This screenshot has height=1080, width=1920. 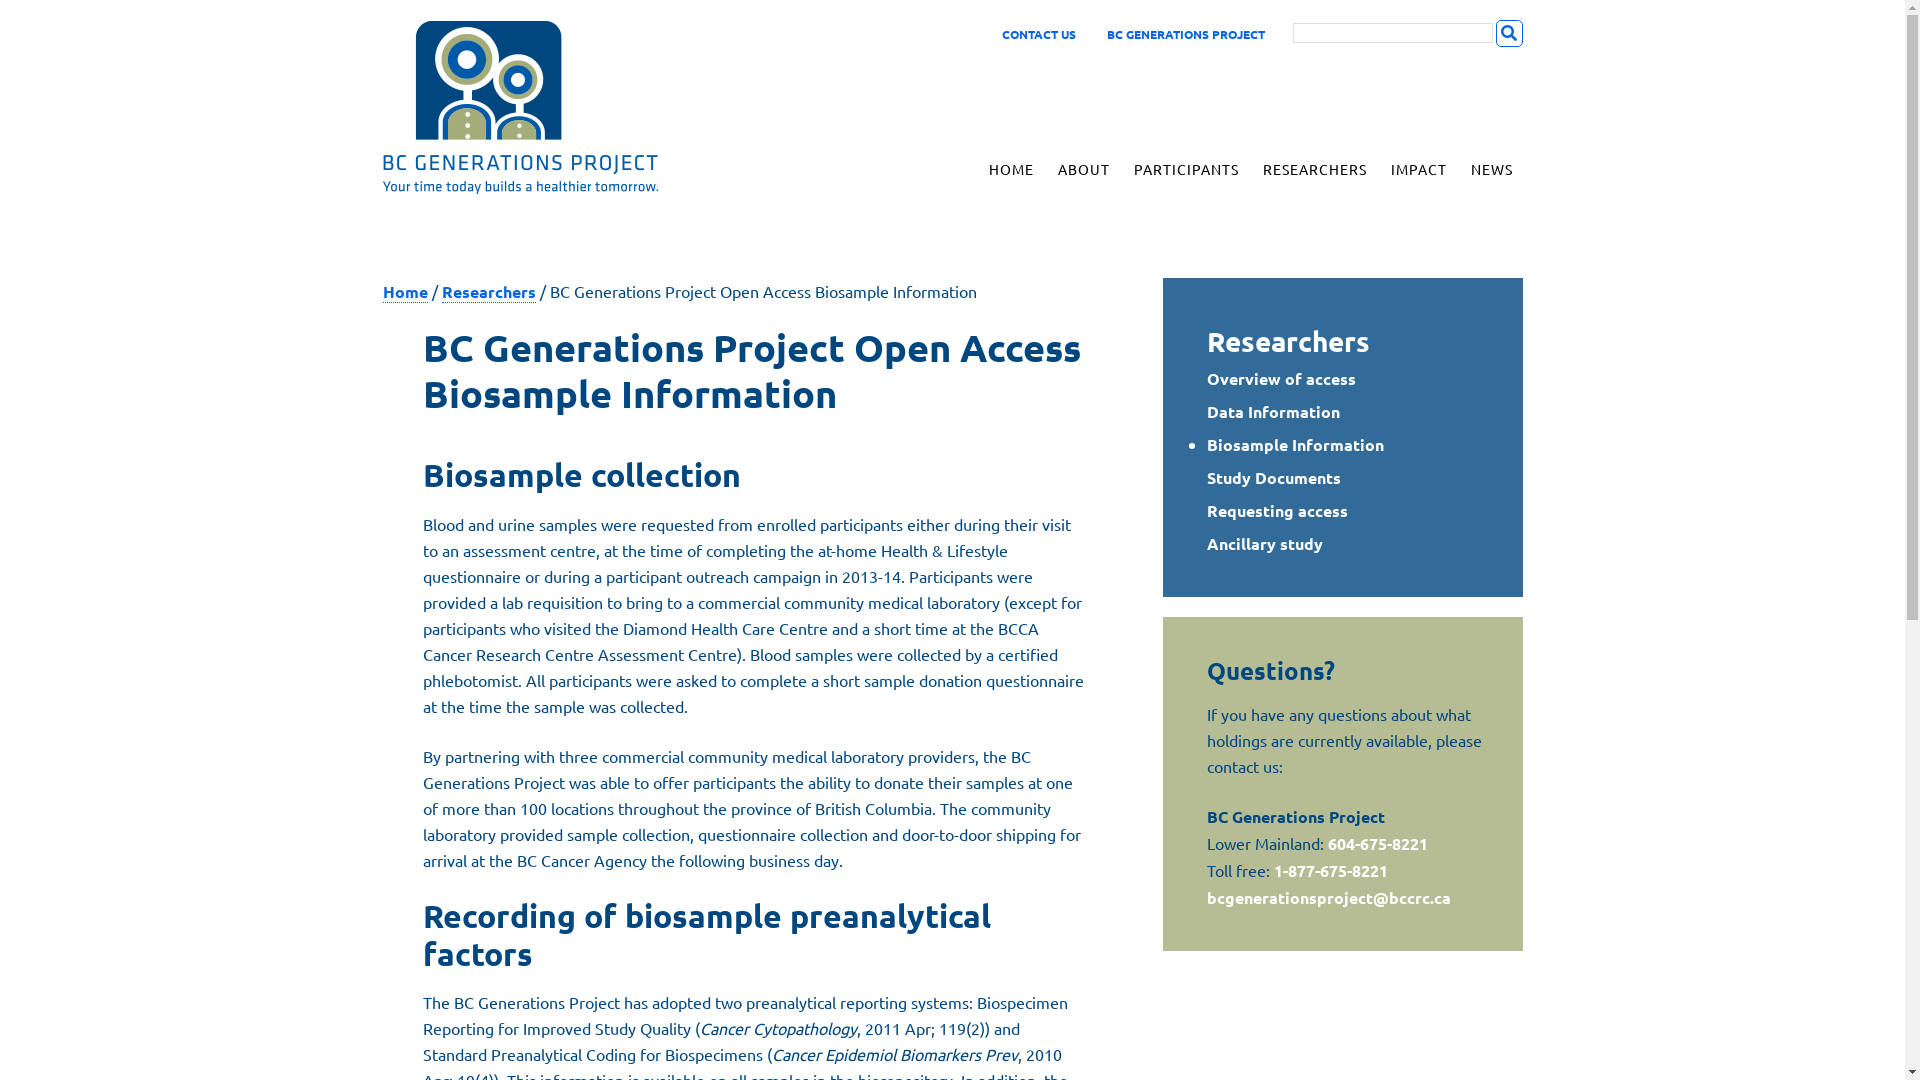 What do you see at coordinates (1329, 896) in the screenshot?
I see `'bcgenerationsproject@bccrc.ca'` at bounding box center [1329, 896].